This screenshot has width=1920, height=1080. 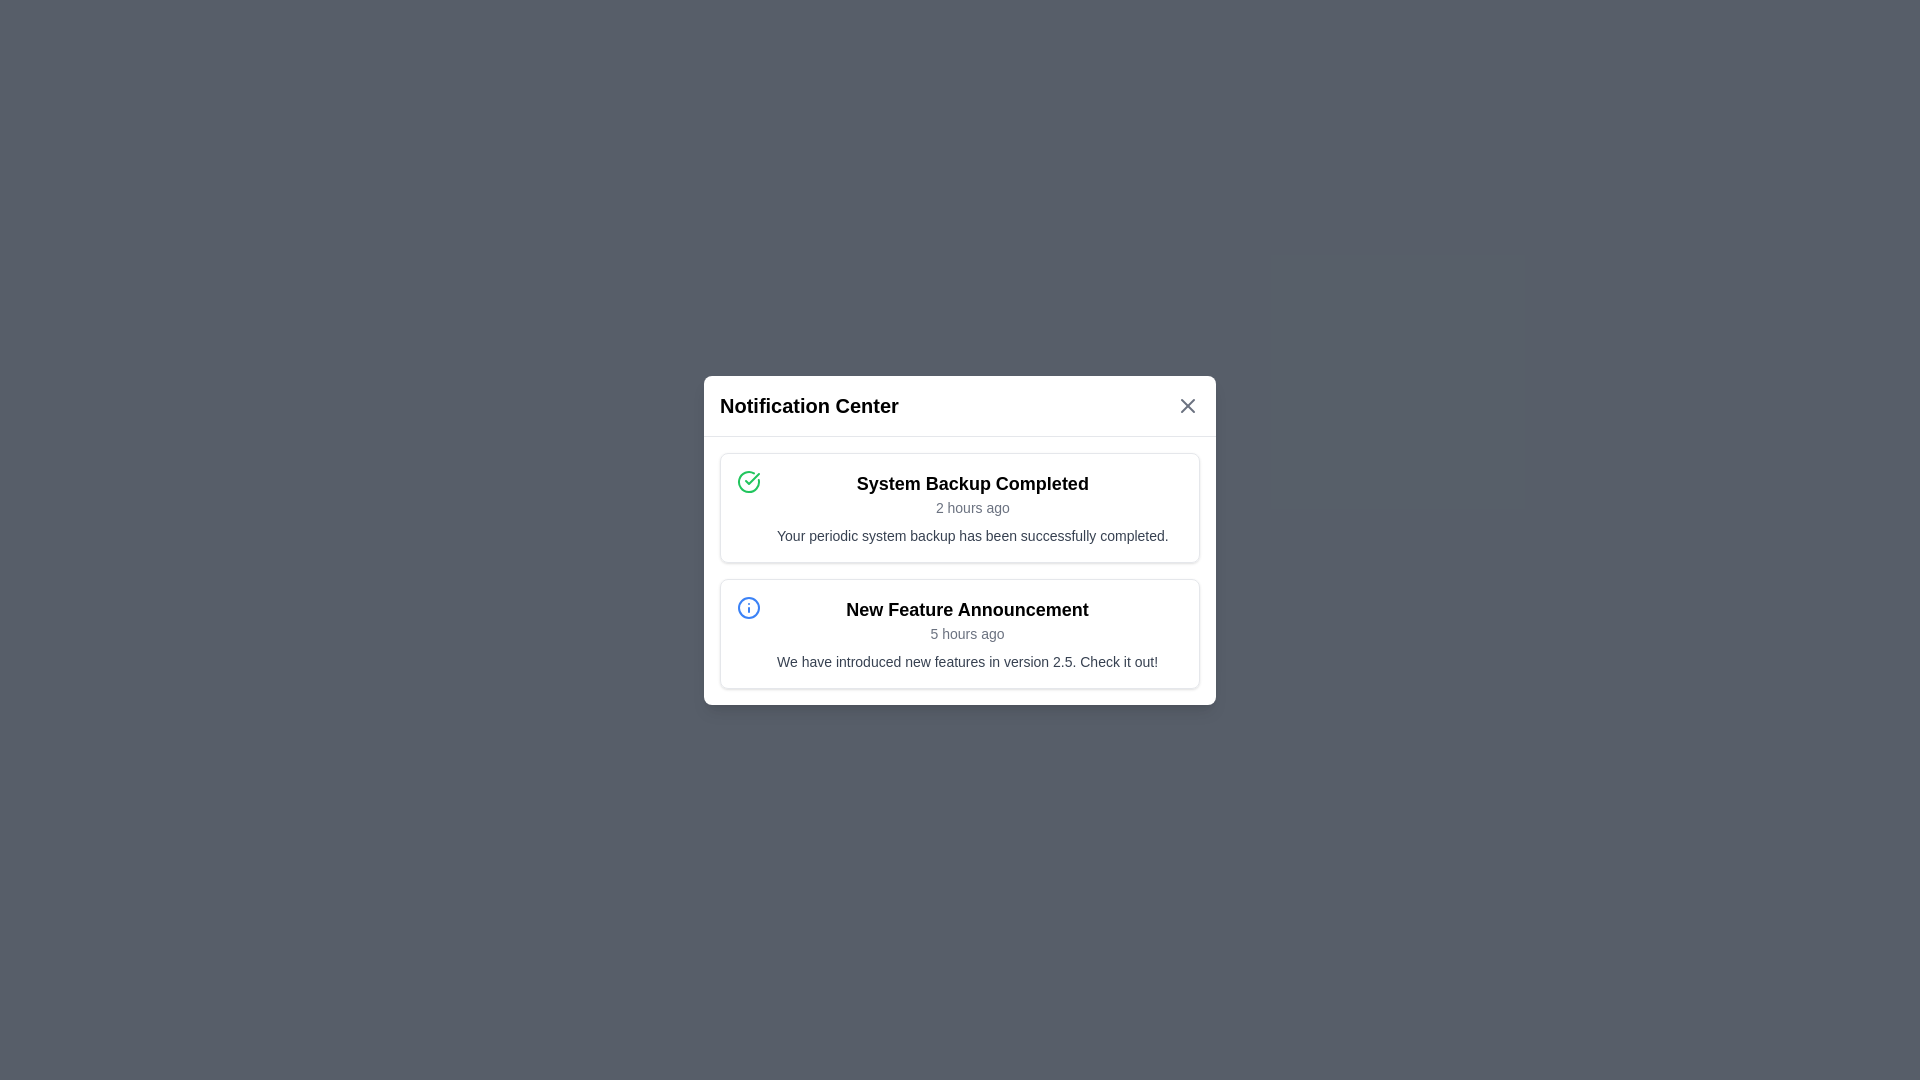 I want to click on the information icon located at the top-left corner inside the 'New Feature Announcement' notification card, adjacent to the title text, so click(x=747, y=606).